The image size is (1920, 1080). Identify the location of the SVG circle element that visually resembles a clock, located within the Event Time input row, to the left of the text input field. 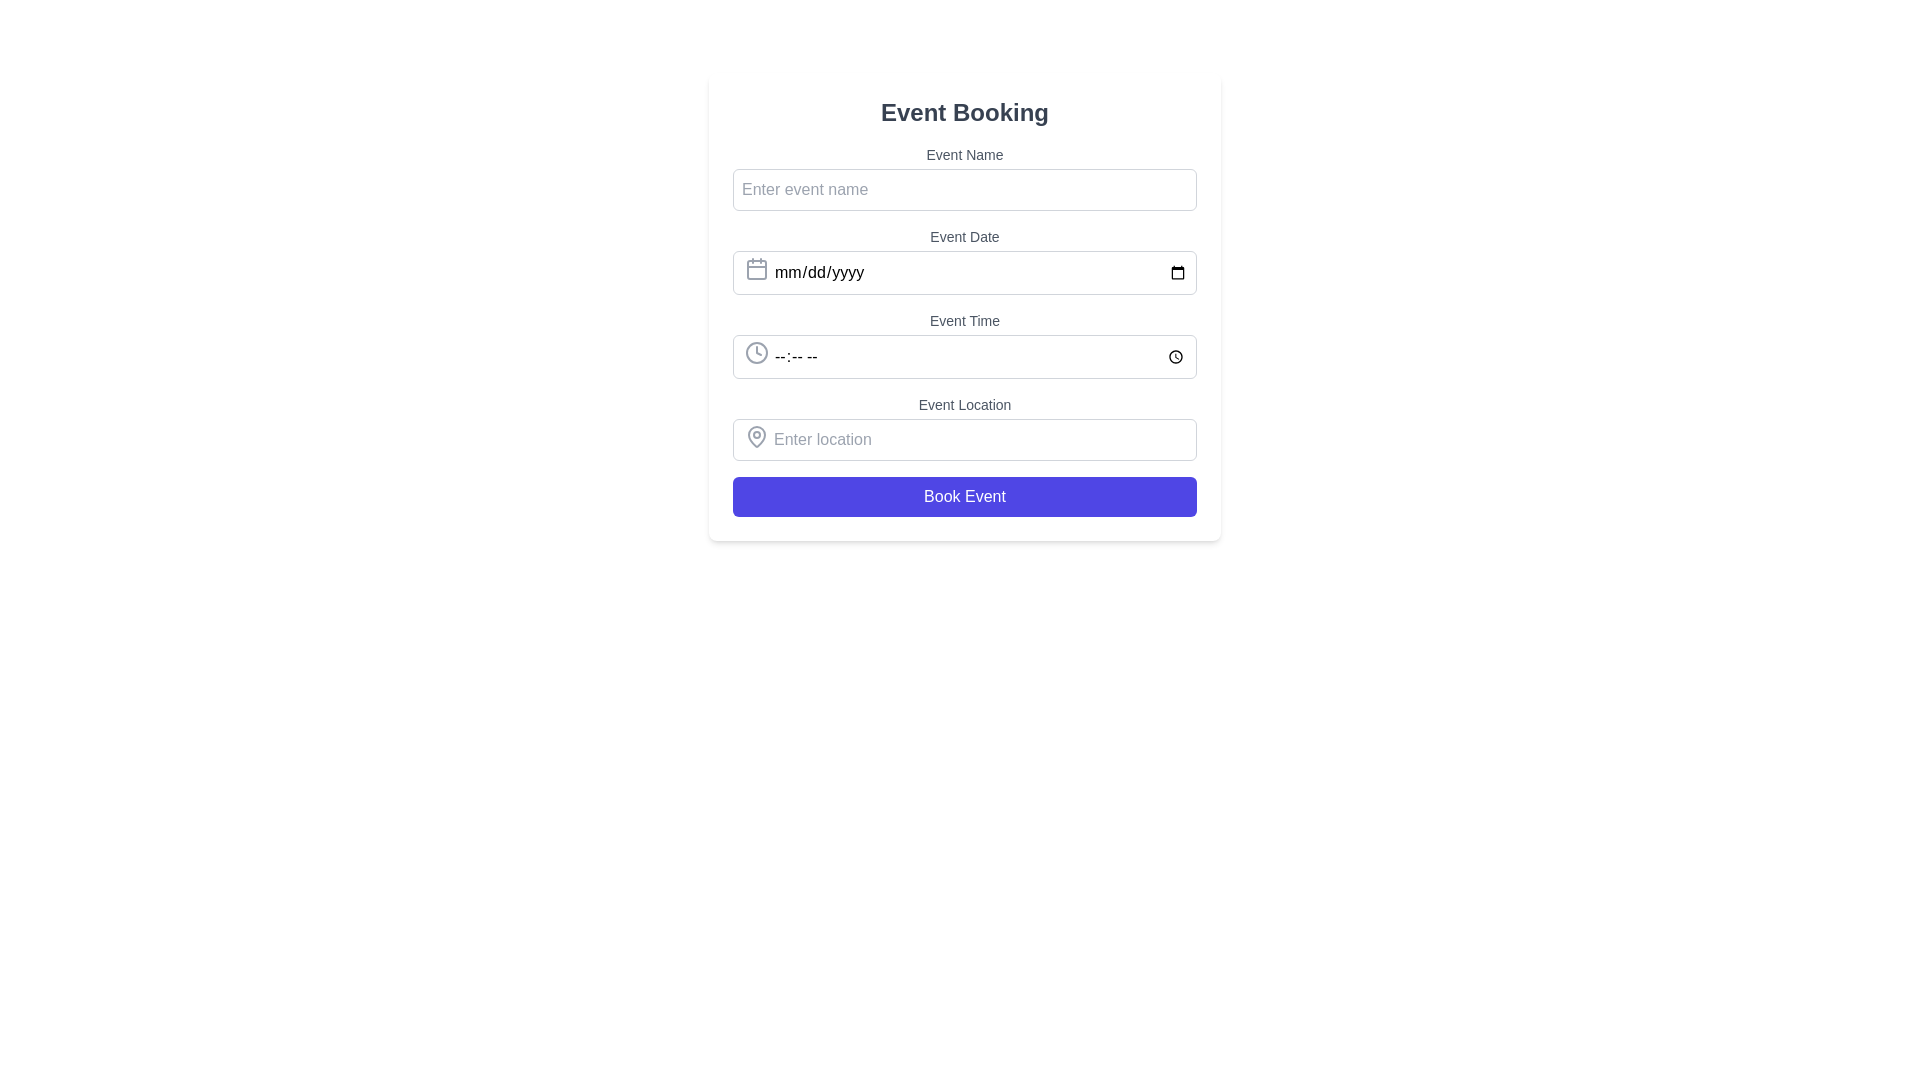
(756, 352).